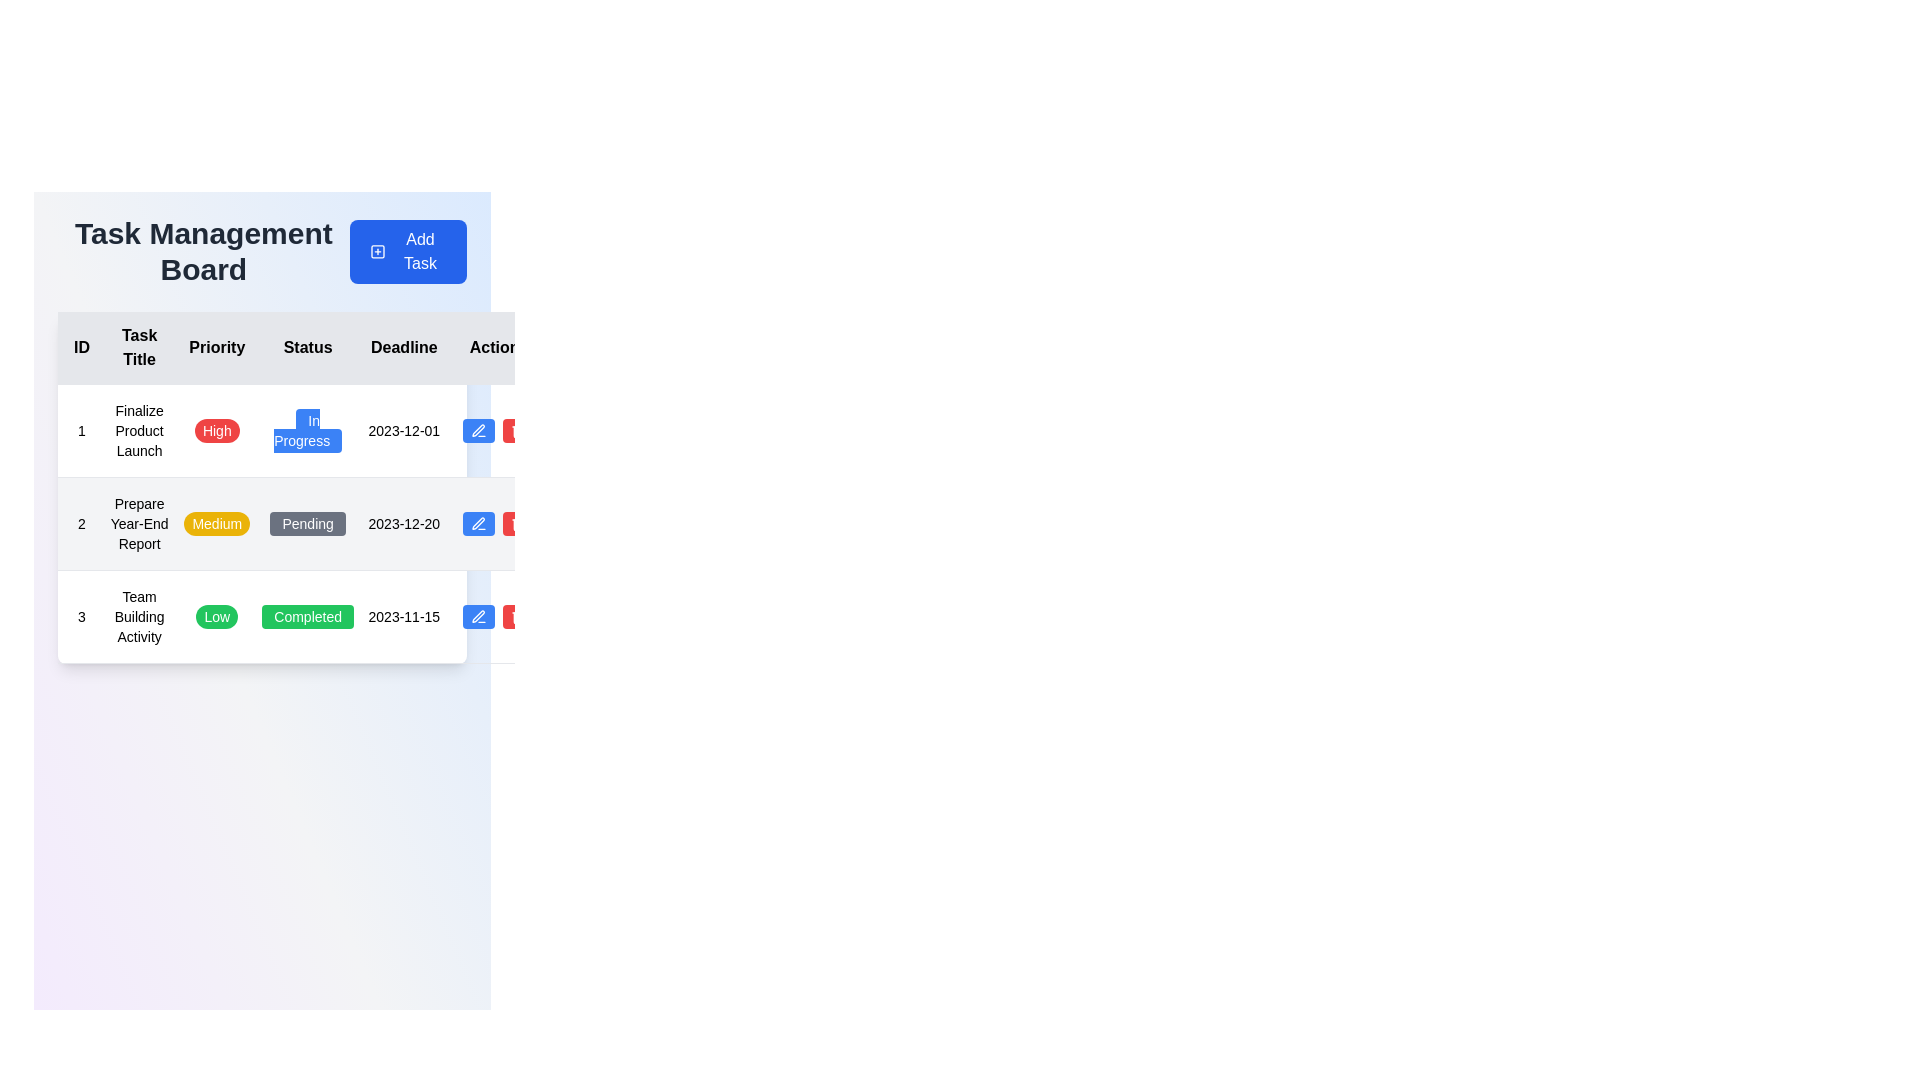 The width and height of the screenshot is (1920, 1080). Describe the element at coordinates (80, 523) in the screenshot. I see `the text element that indicates the index or ID of the task in the leftmost column of the second row in a task tracking table` at that location.